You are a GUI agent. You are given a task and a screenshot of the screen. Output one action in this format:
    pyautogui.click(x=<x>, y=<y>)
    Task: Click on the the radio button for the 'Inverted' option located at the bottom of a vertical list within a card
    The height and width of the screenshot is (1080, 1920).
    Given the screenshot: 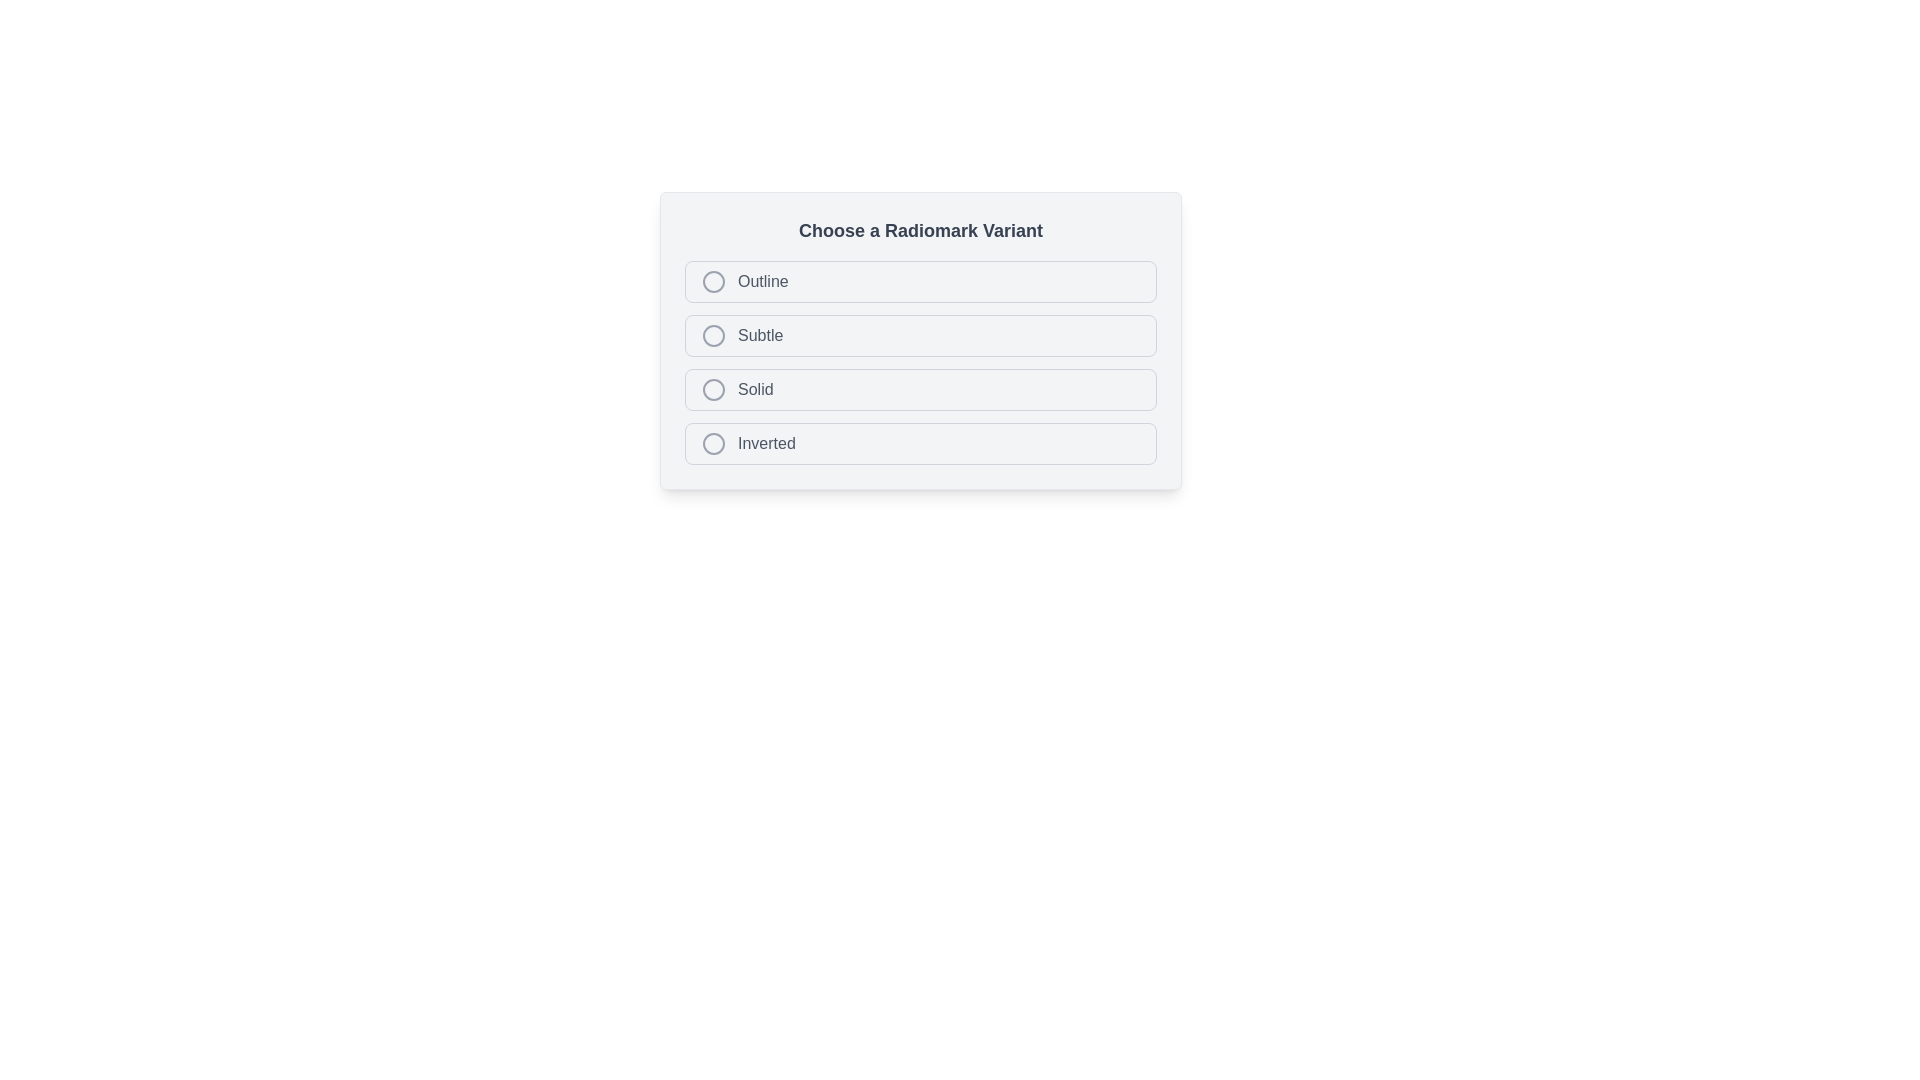 What is the action you would take?
    pyautogui.click(x=714, y=442)
    